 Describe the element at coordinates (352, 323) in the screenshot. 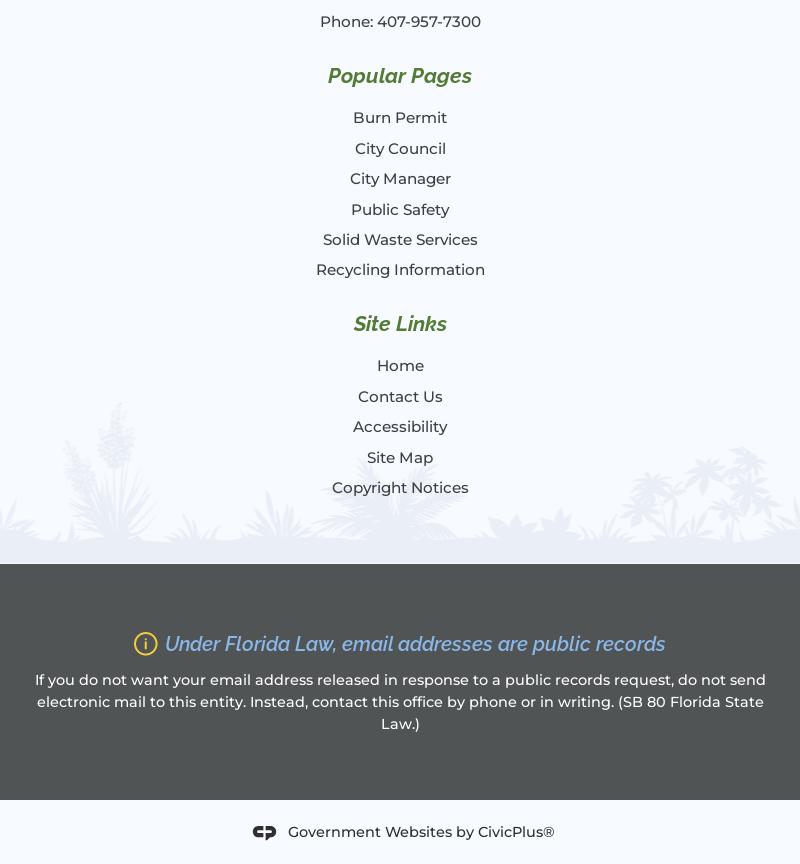

I see `'Site Links'` at that location.